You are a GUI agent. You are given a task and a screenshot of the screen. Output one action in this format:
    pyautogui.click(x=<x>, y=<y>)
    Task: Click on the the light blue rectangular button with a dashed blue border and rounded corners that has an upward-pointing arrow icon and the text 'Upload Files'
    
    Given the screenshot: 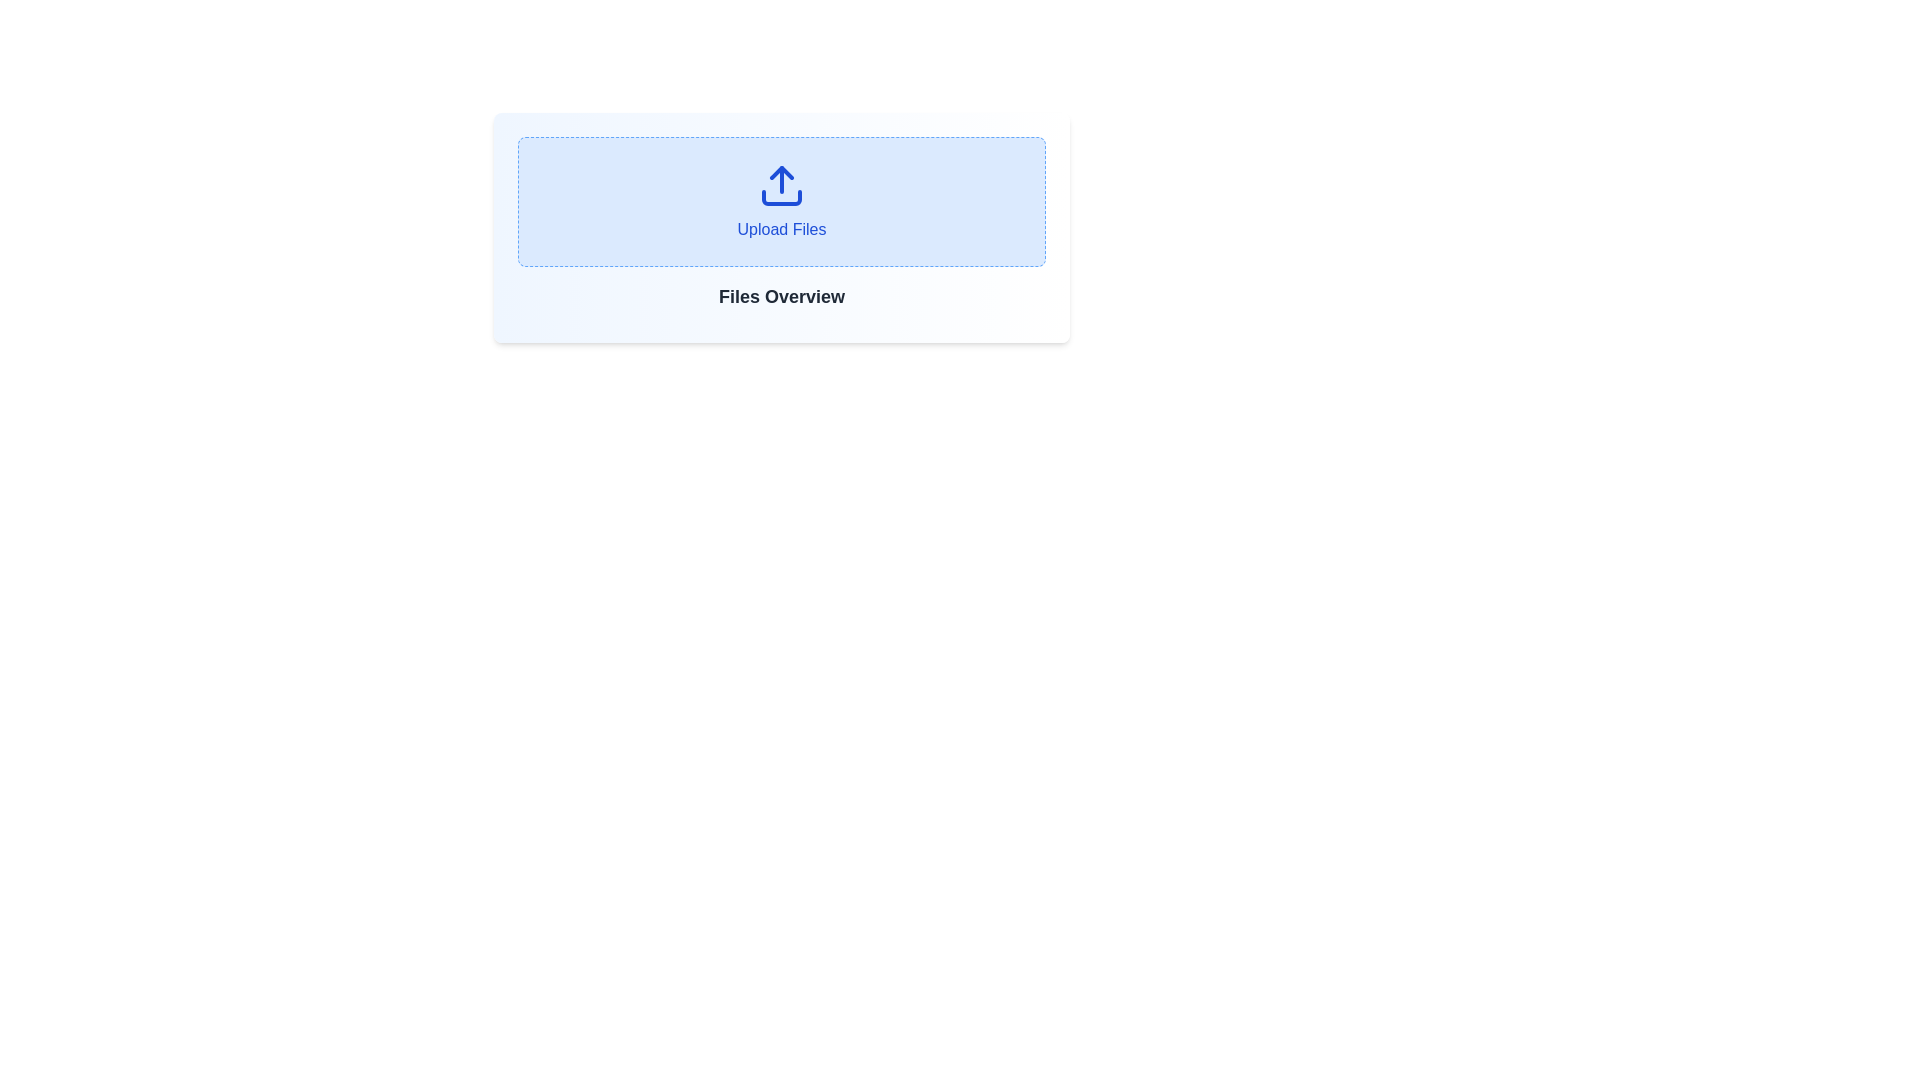 What is the action you would take?
    pyautogui.click(x=781, y=201)
    